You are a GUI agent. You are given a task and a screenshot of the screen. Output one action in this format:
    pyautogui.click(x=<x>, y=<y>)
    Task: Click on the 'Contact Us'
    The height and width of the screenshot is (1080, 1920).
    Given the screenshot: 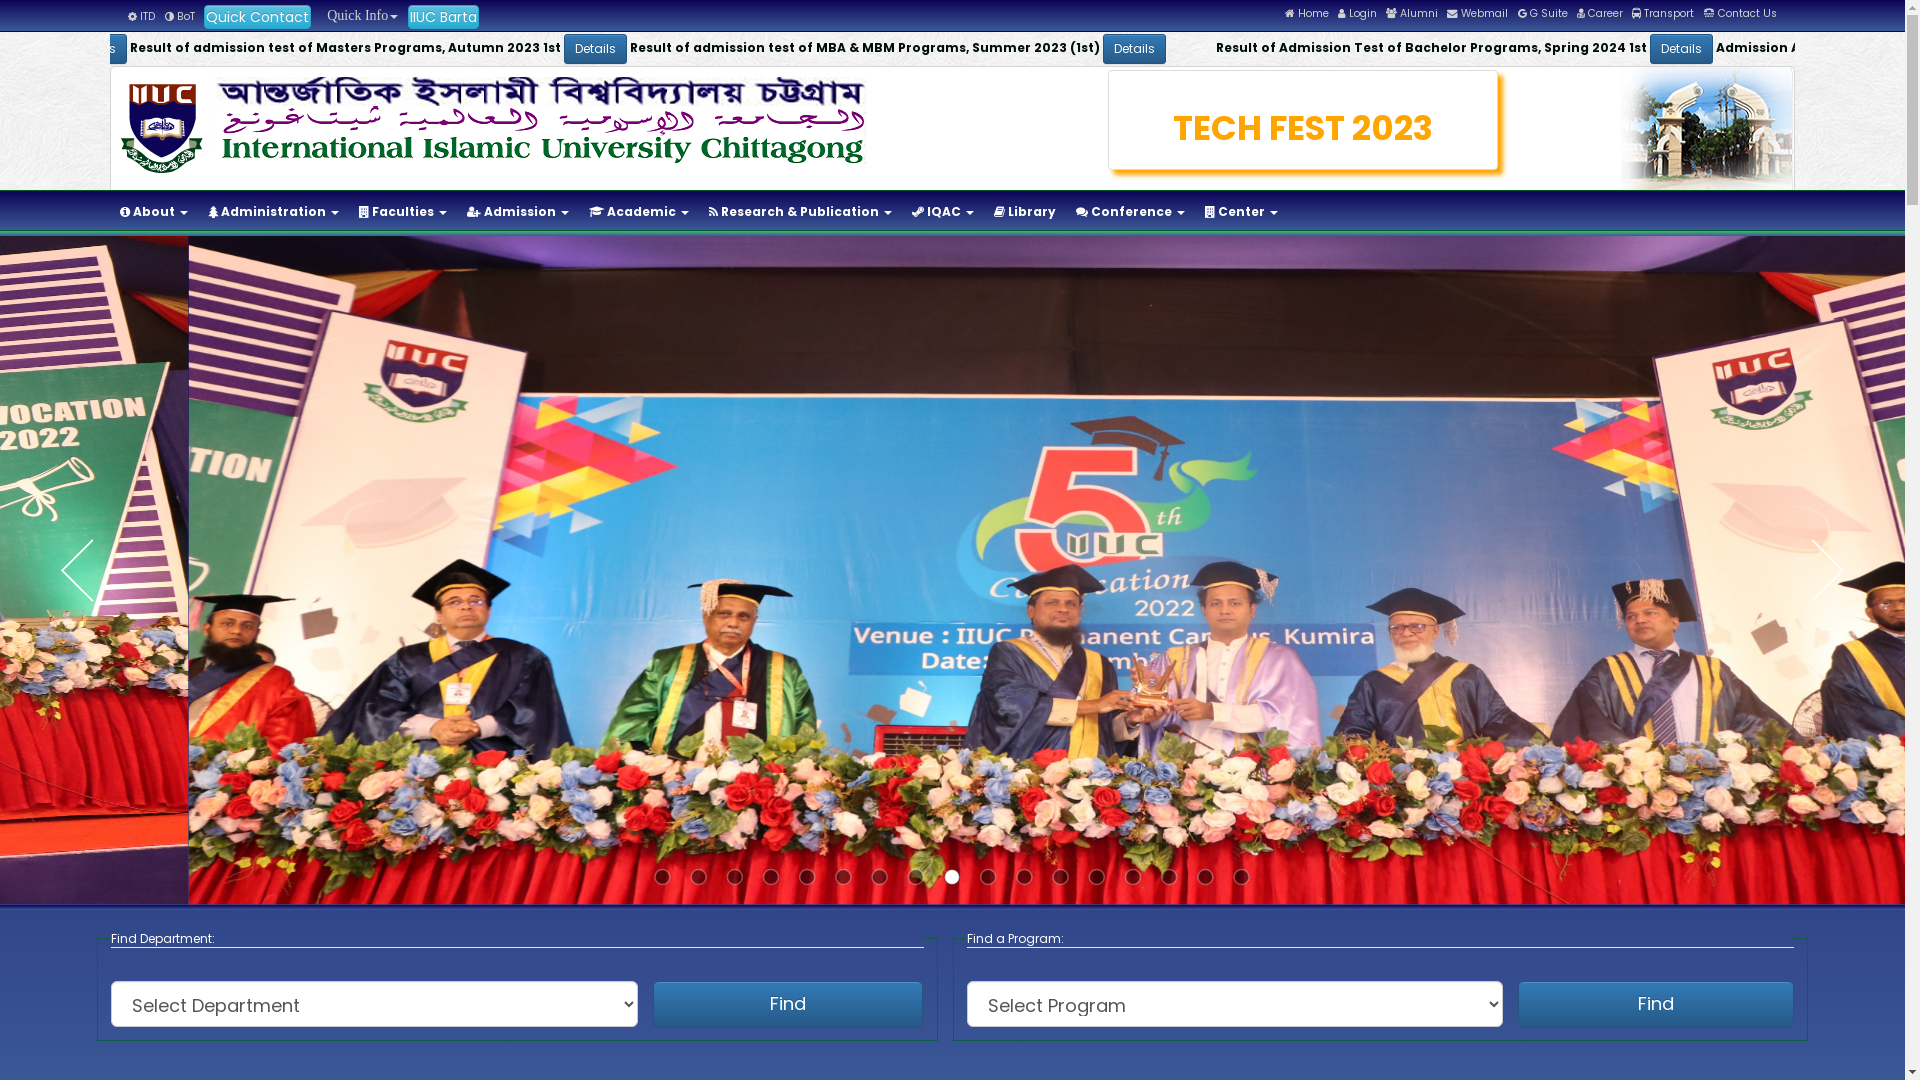 What is the action you would take?
    pyautogui.click(x=1739, y=13)
    